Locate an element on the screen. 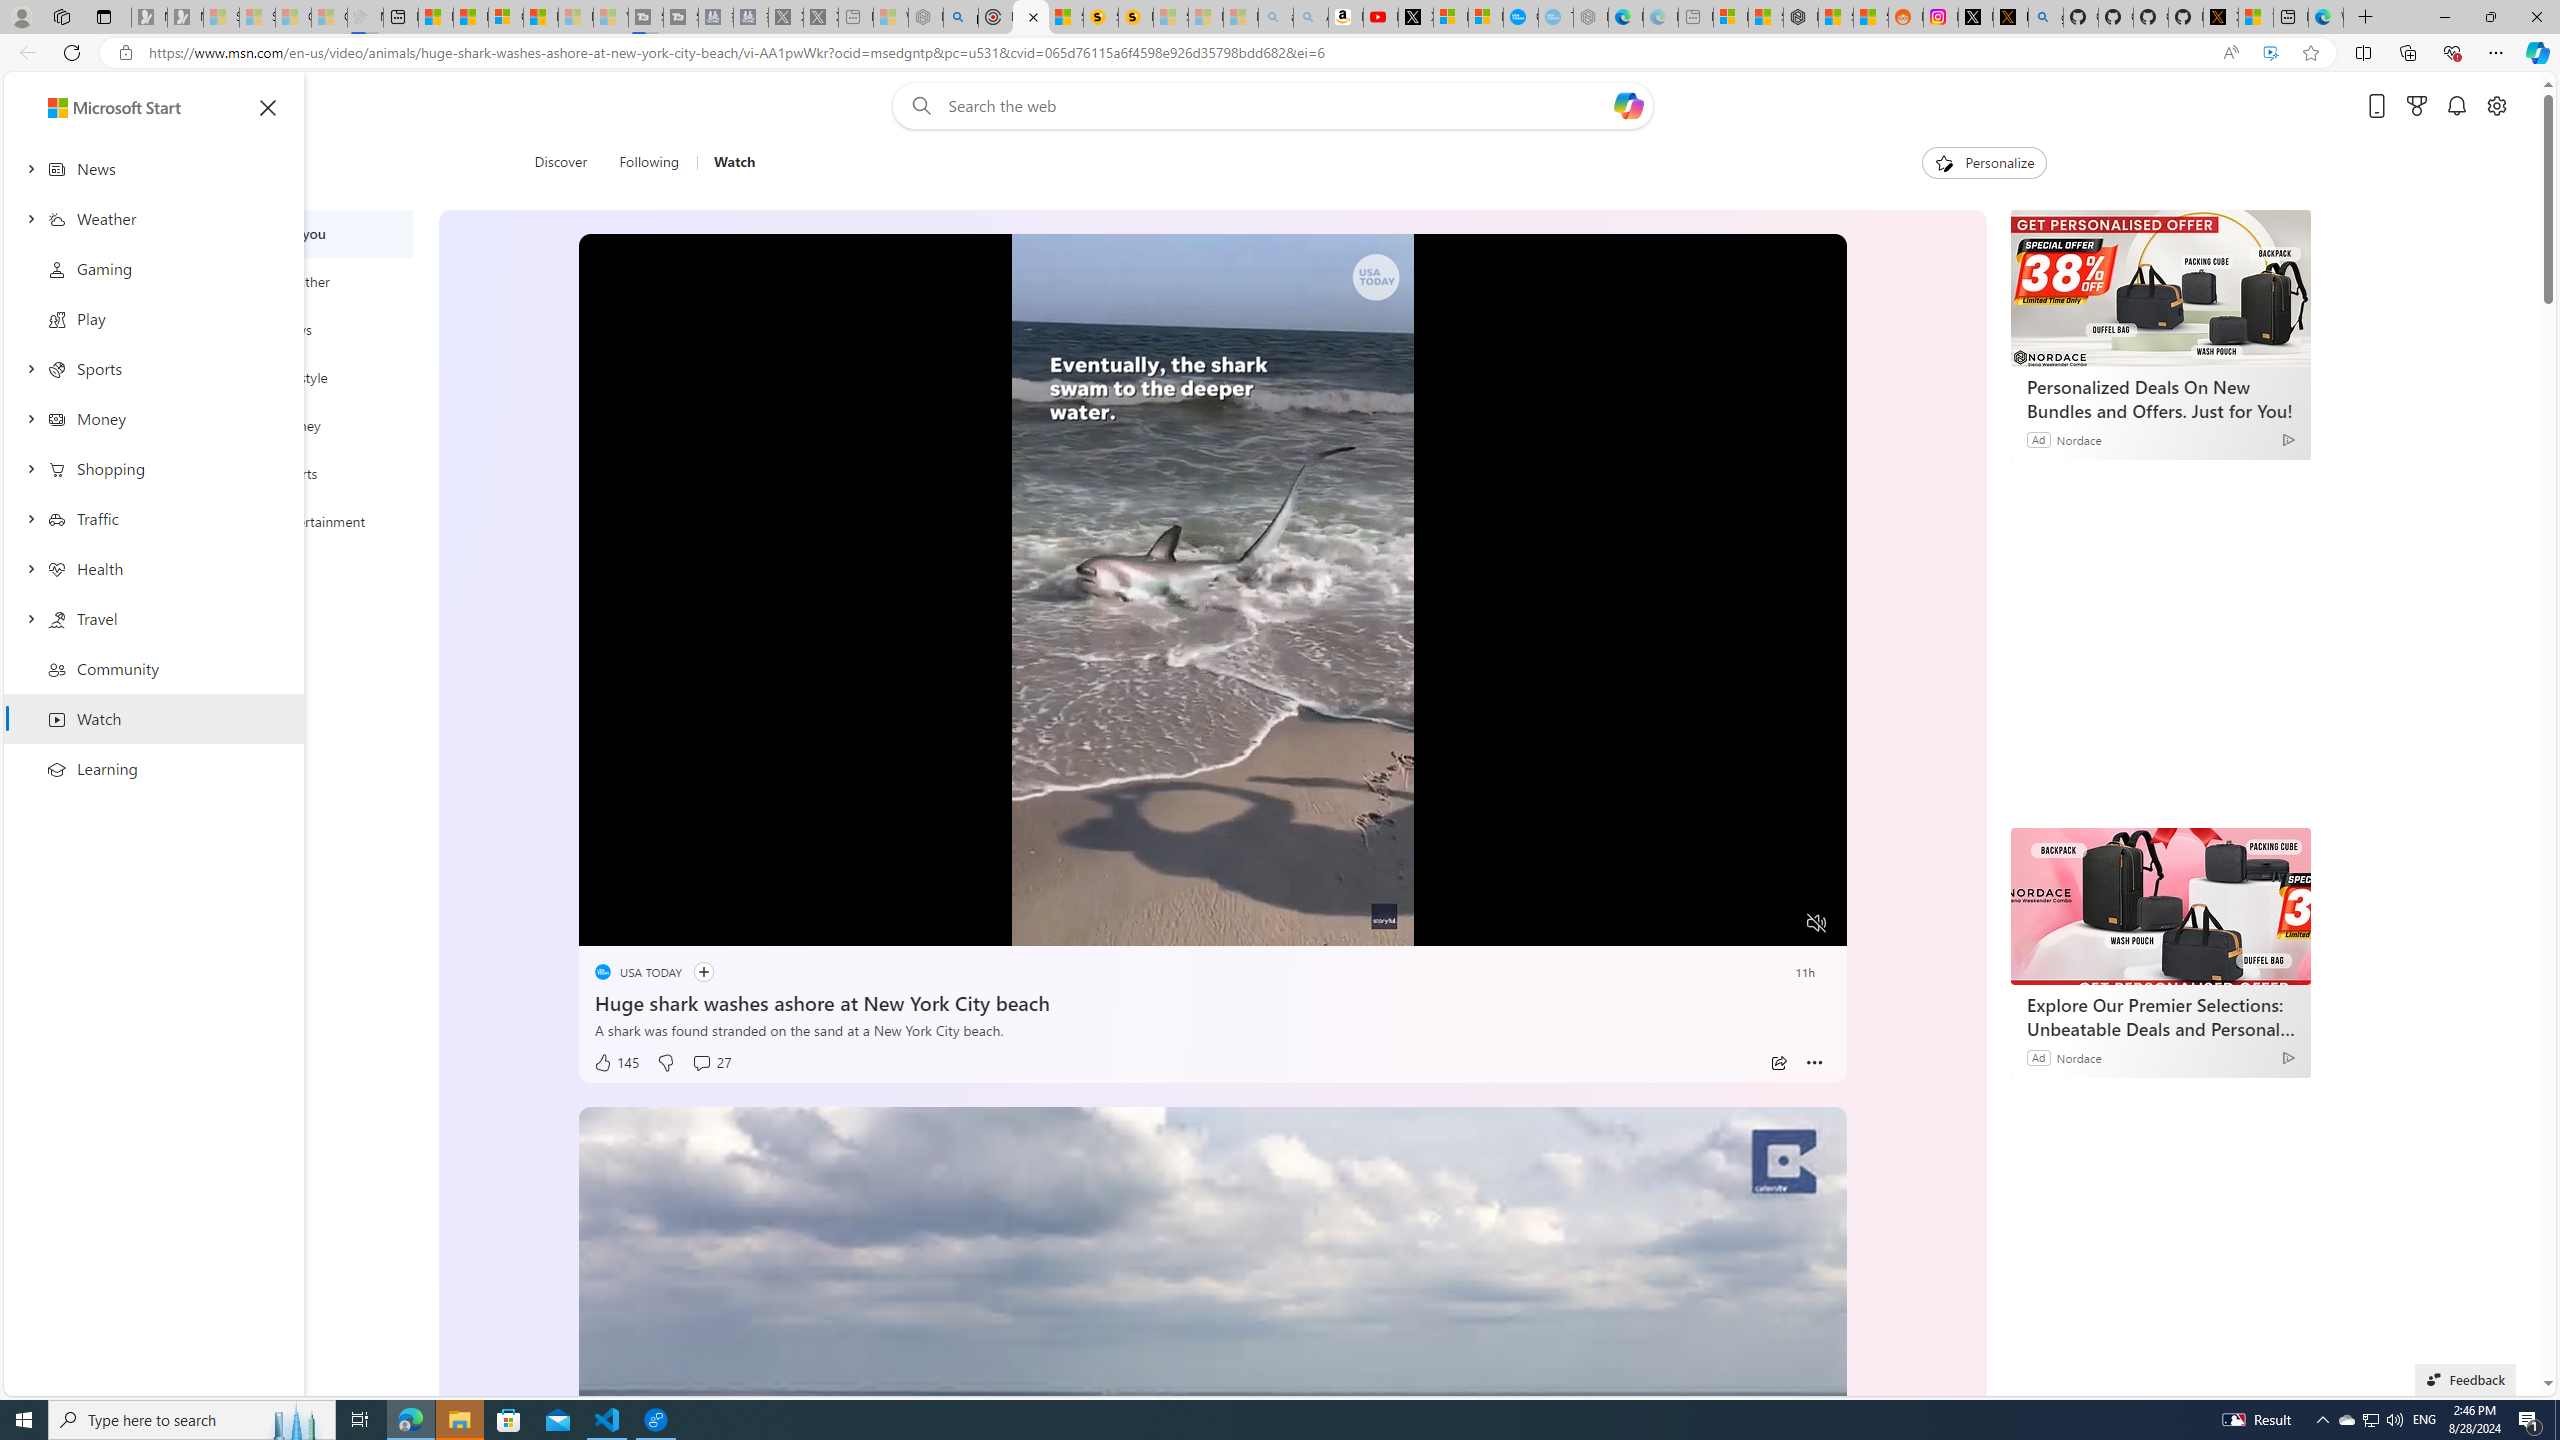 The height and width of the screenshot is (1440, 2560). 'Skip to footer' is located at coordinates (81, 104).